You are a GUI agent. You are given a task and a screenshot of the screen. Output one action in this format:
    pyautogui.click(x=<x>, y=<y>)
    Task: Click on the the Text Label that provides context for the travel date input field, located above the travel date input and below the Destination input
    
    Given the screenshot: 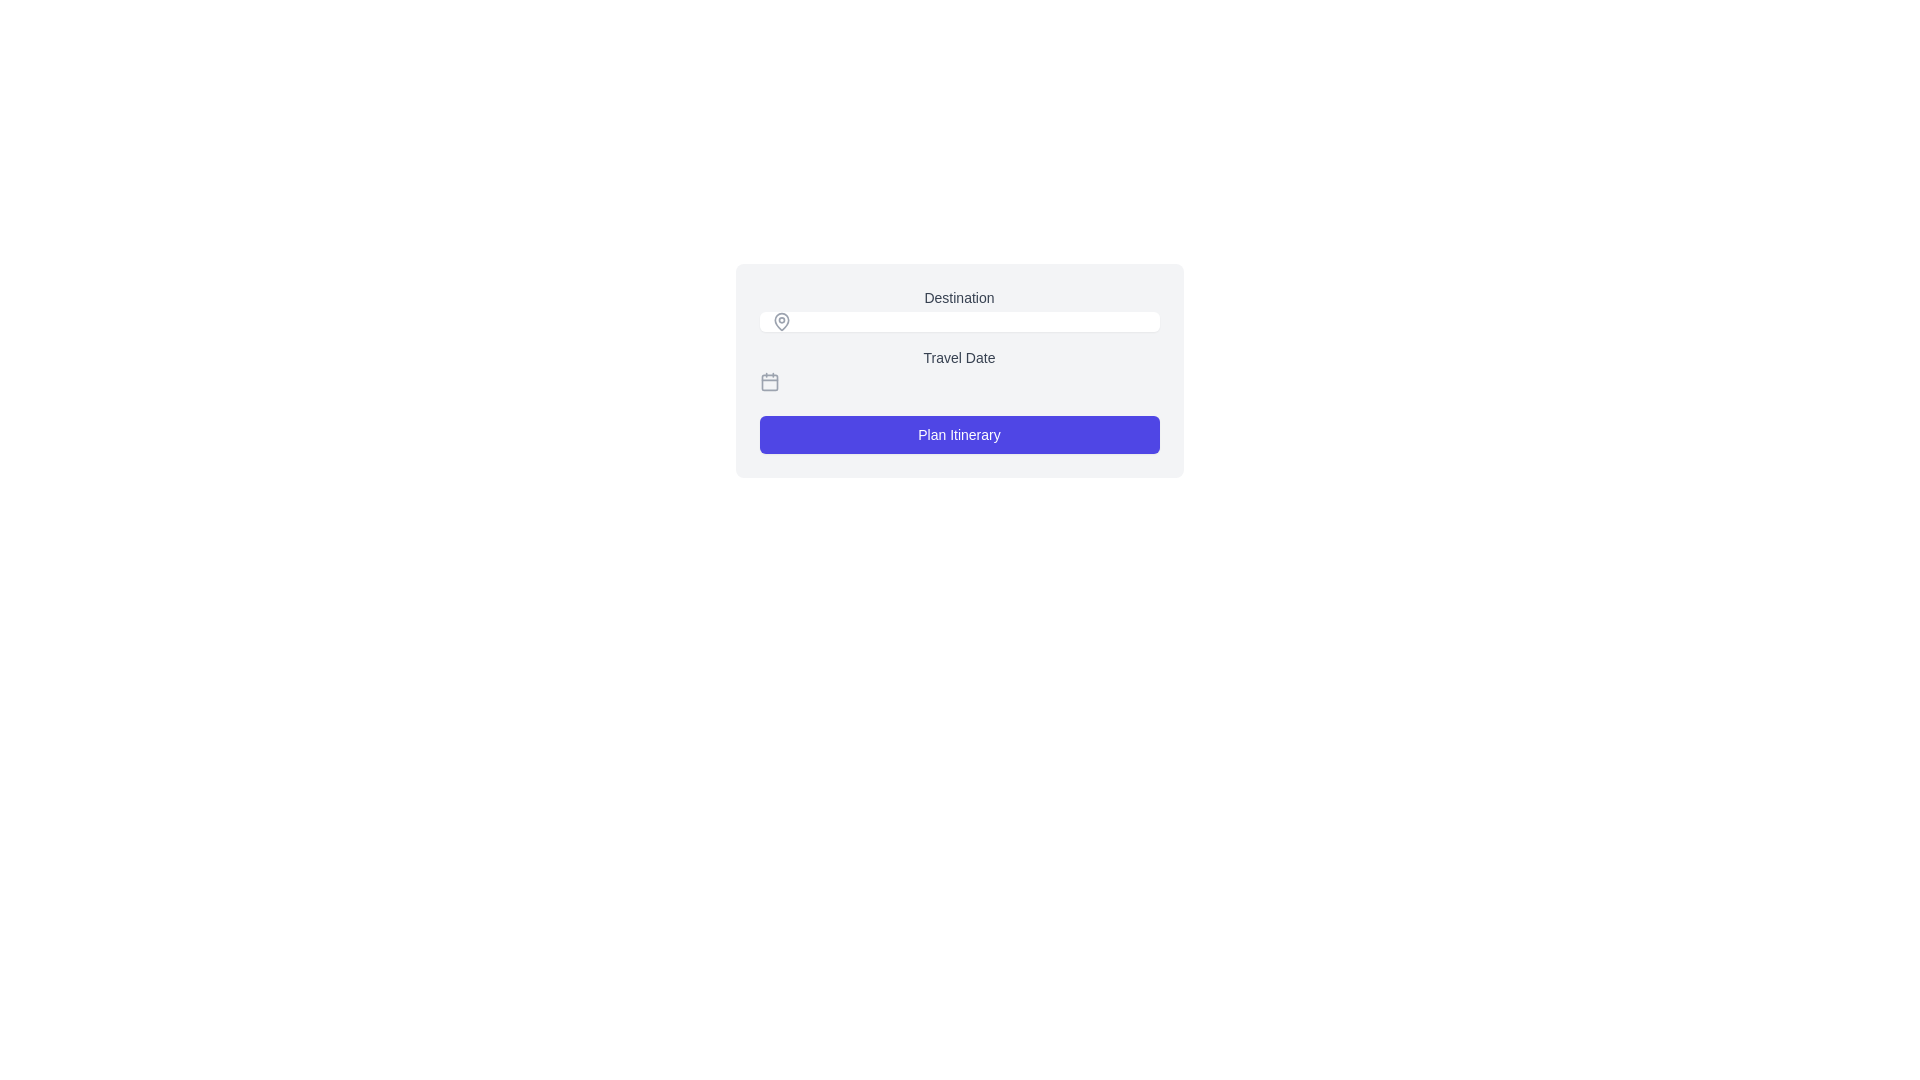 What is the action you would take?
    pyautogui.click(x=958, y=357)
    